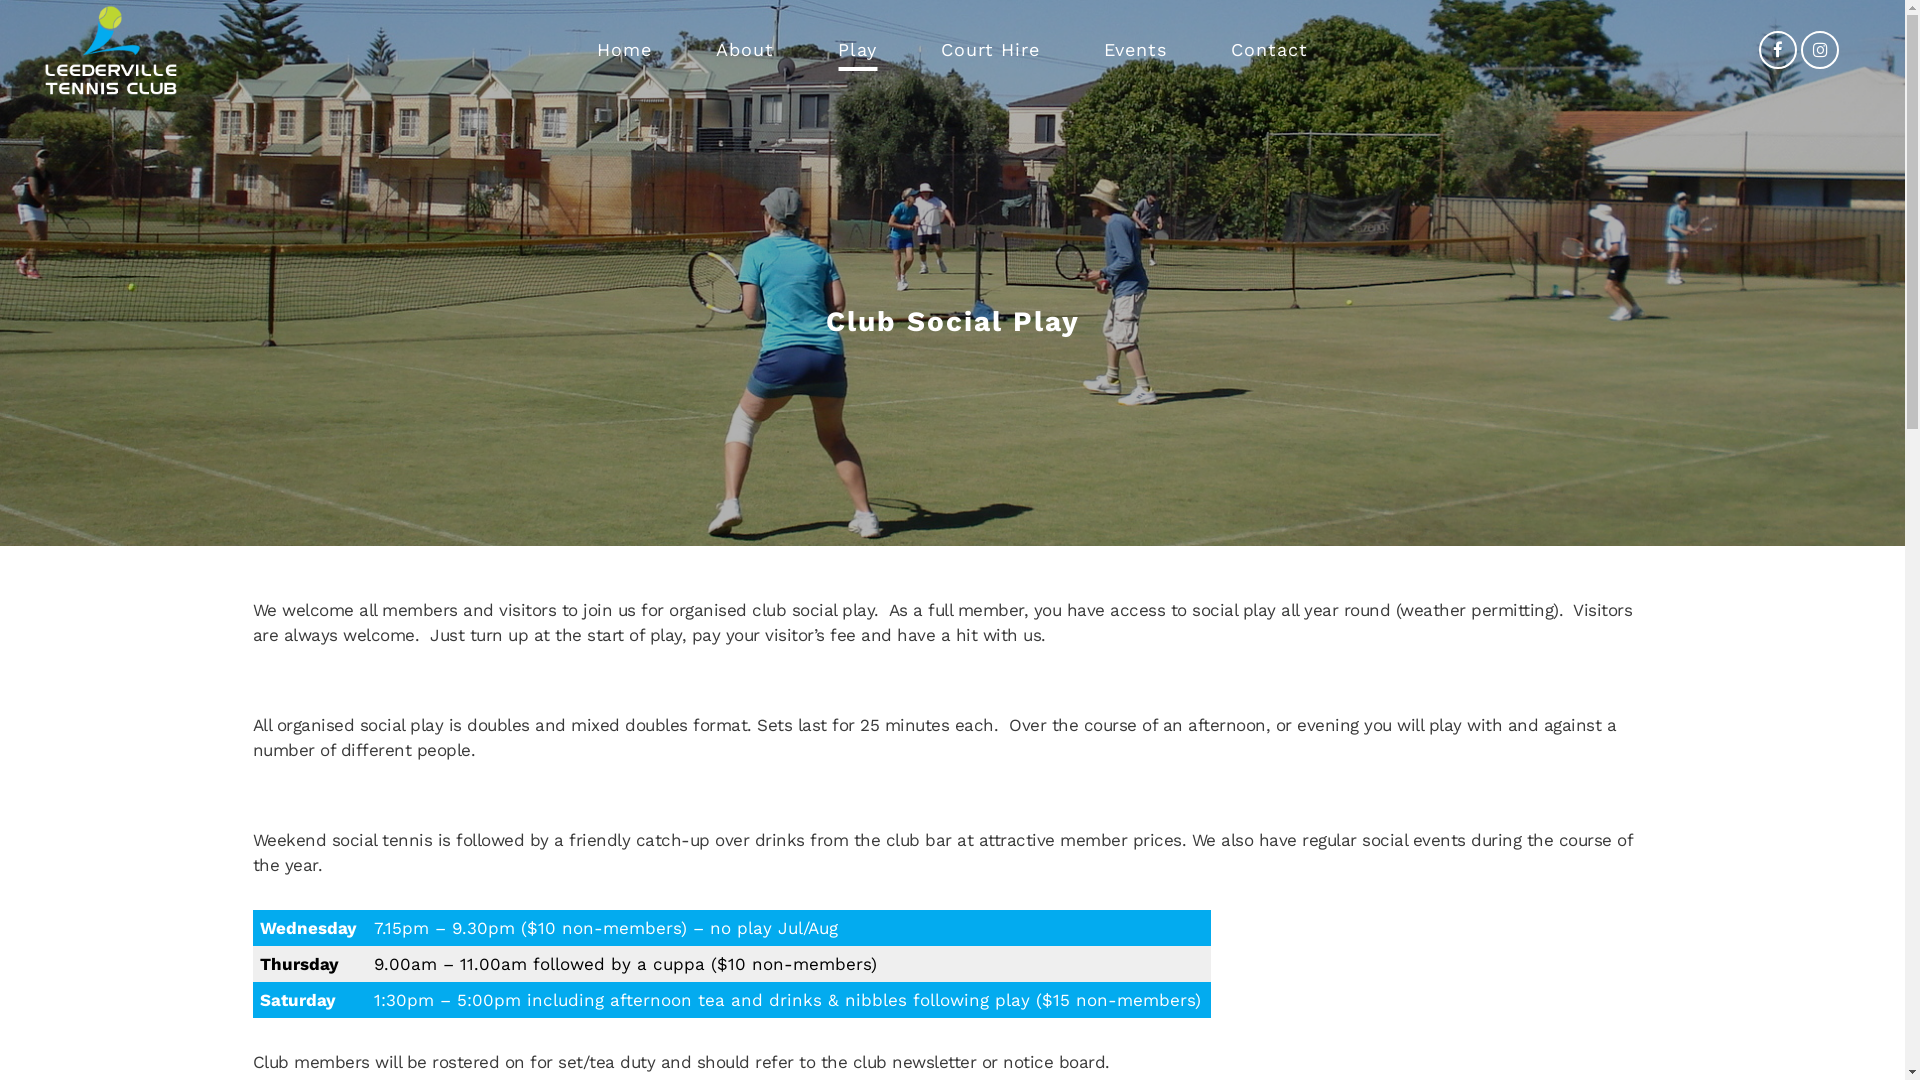 Image resolution: width=1920 pixels, height=1080 pixels. Describe the element at coordinates (623, 49) in the screenshot. I see `'Home'` at that location.